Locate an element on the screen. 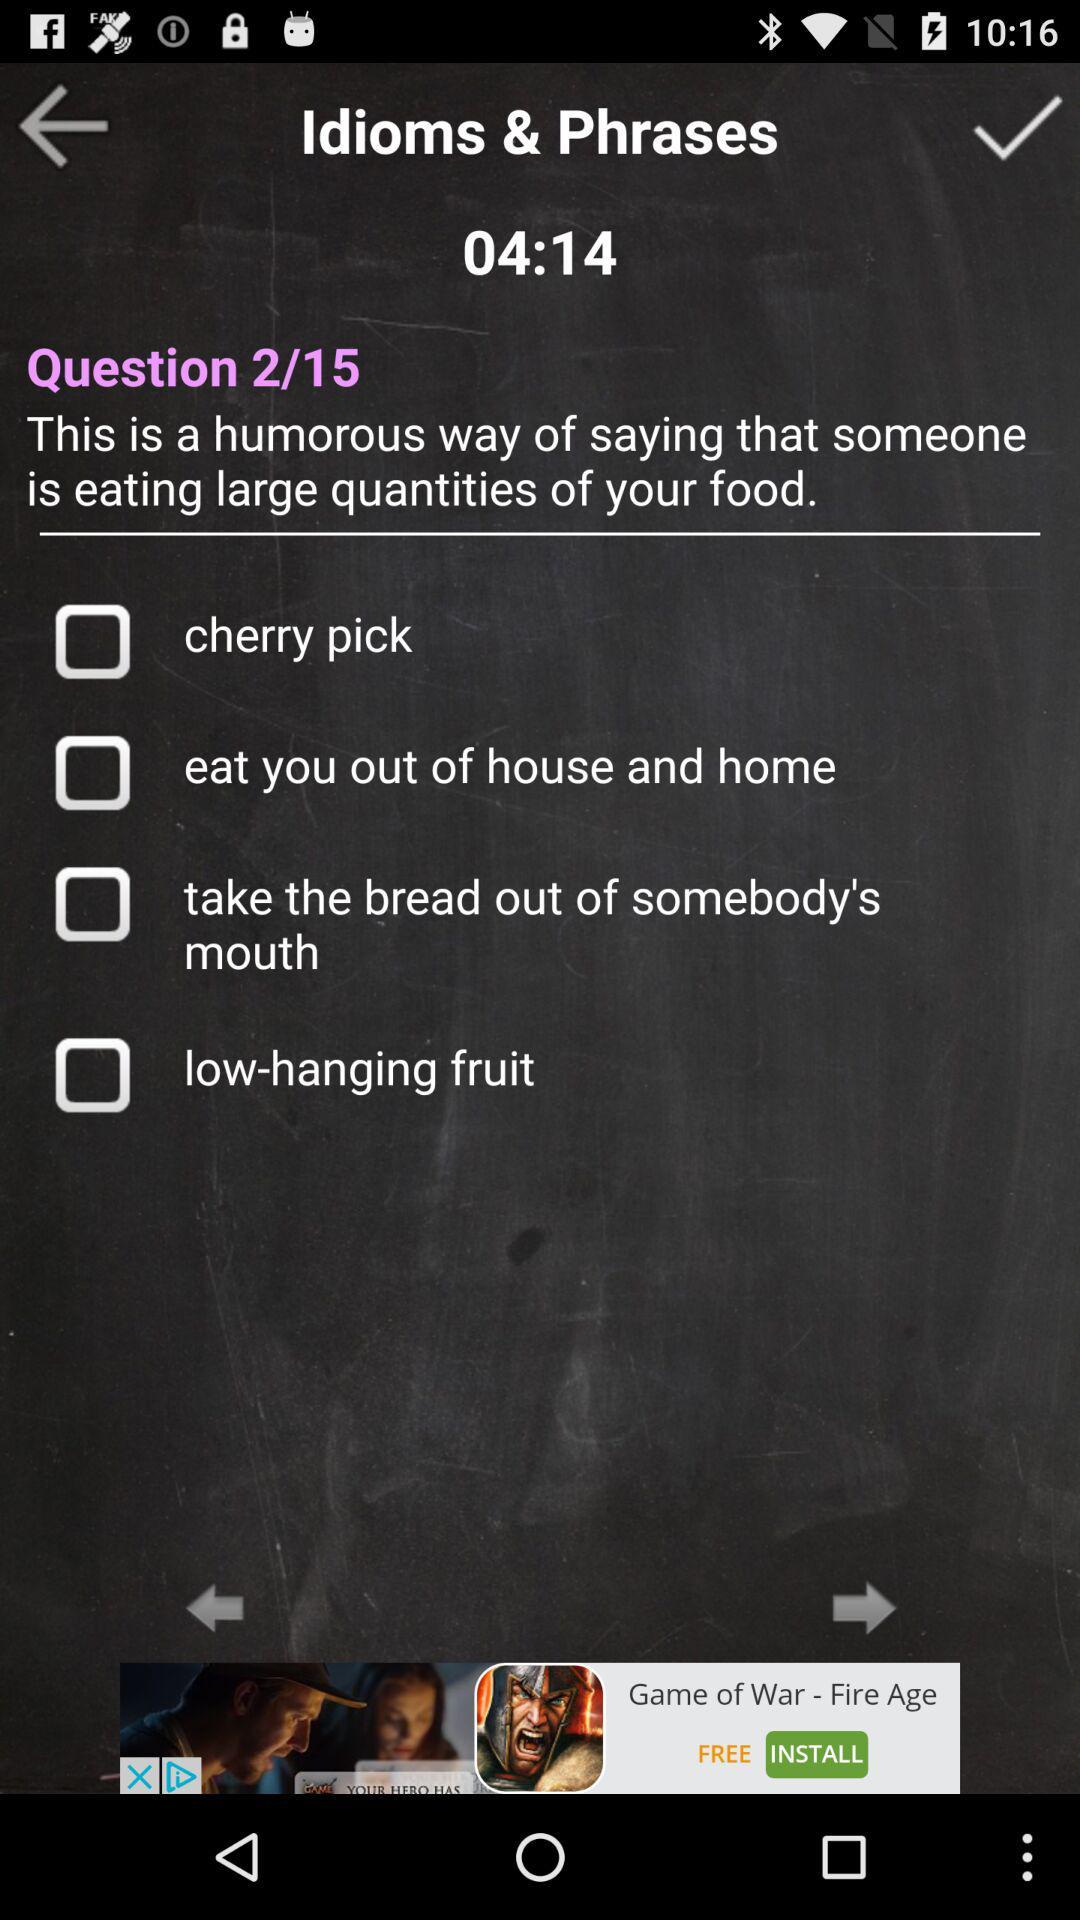 Image resolution: width=1080 pixels, height=1920 pixels. previous screen is located at coordinates (61, 124).